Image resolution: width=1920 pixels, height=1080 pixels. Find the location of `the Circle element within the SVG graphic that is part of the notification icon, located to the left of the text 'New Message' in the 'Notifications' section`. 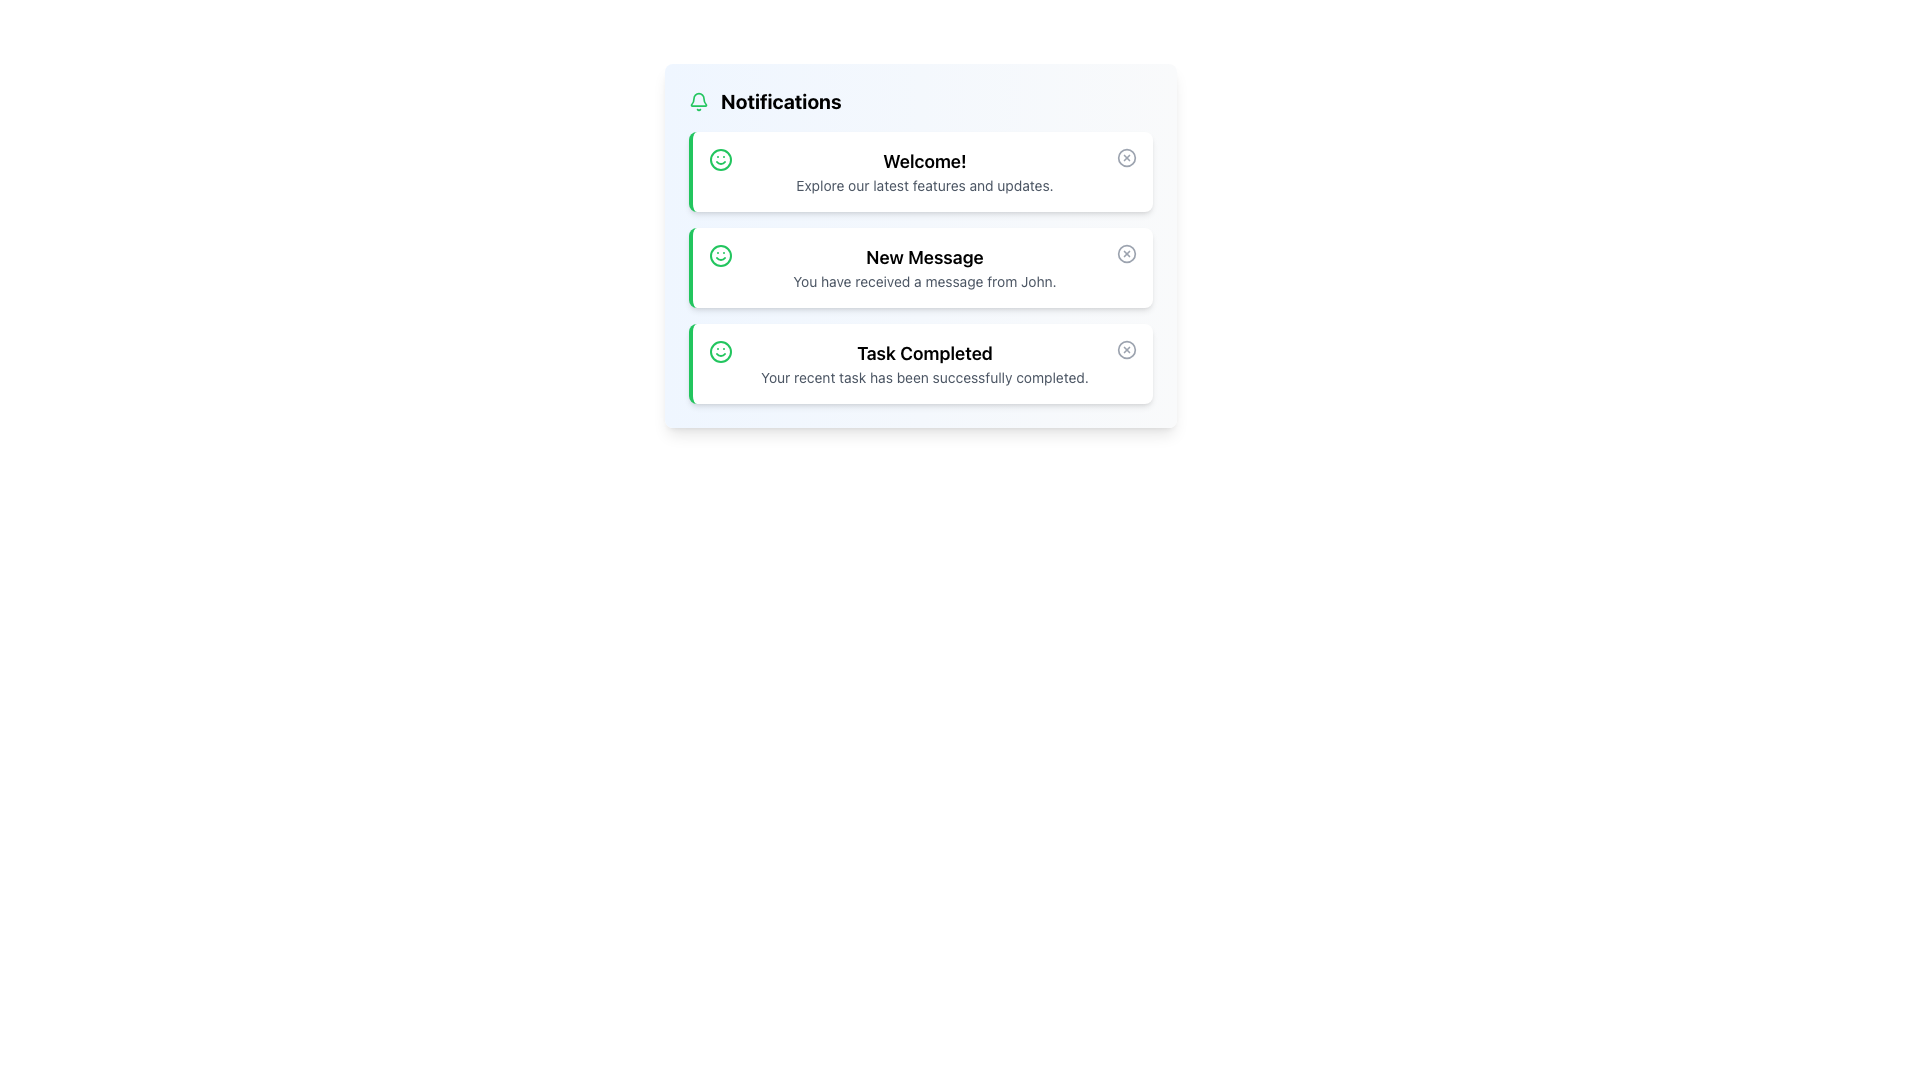

the Circle element within the SVG graphic that is part of the notification icon, located to the left of the text 'New Message' in the 'Notifications' section is located at coordinates (720, 254).